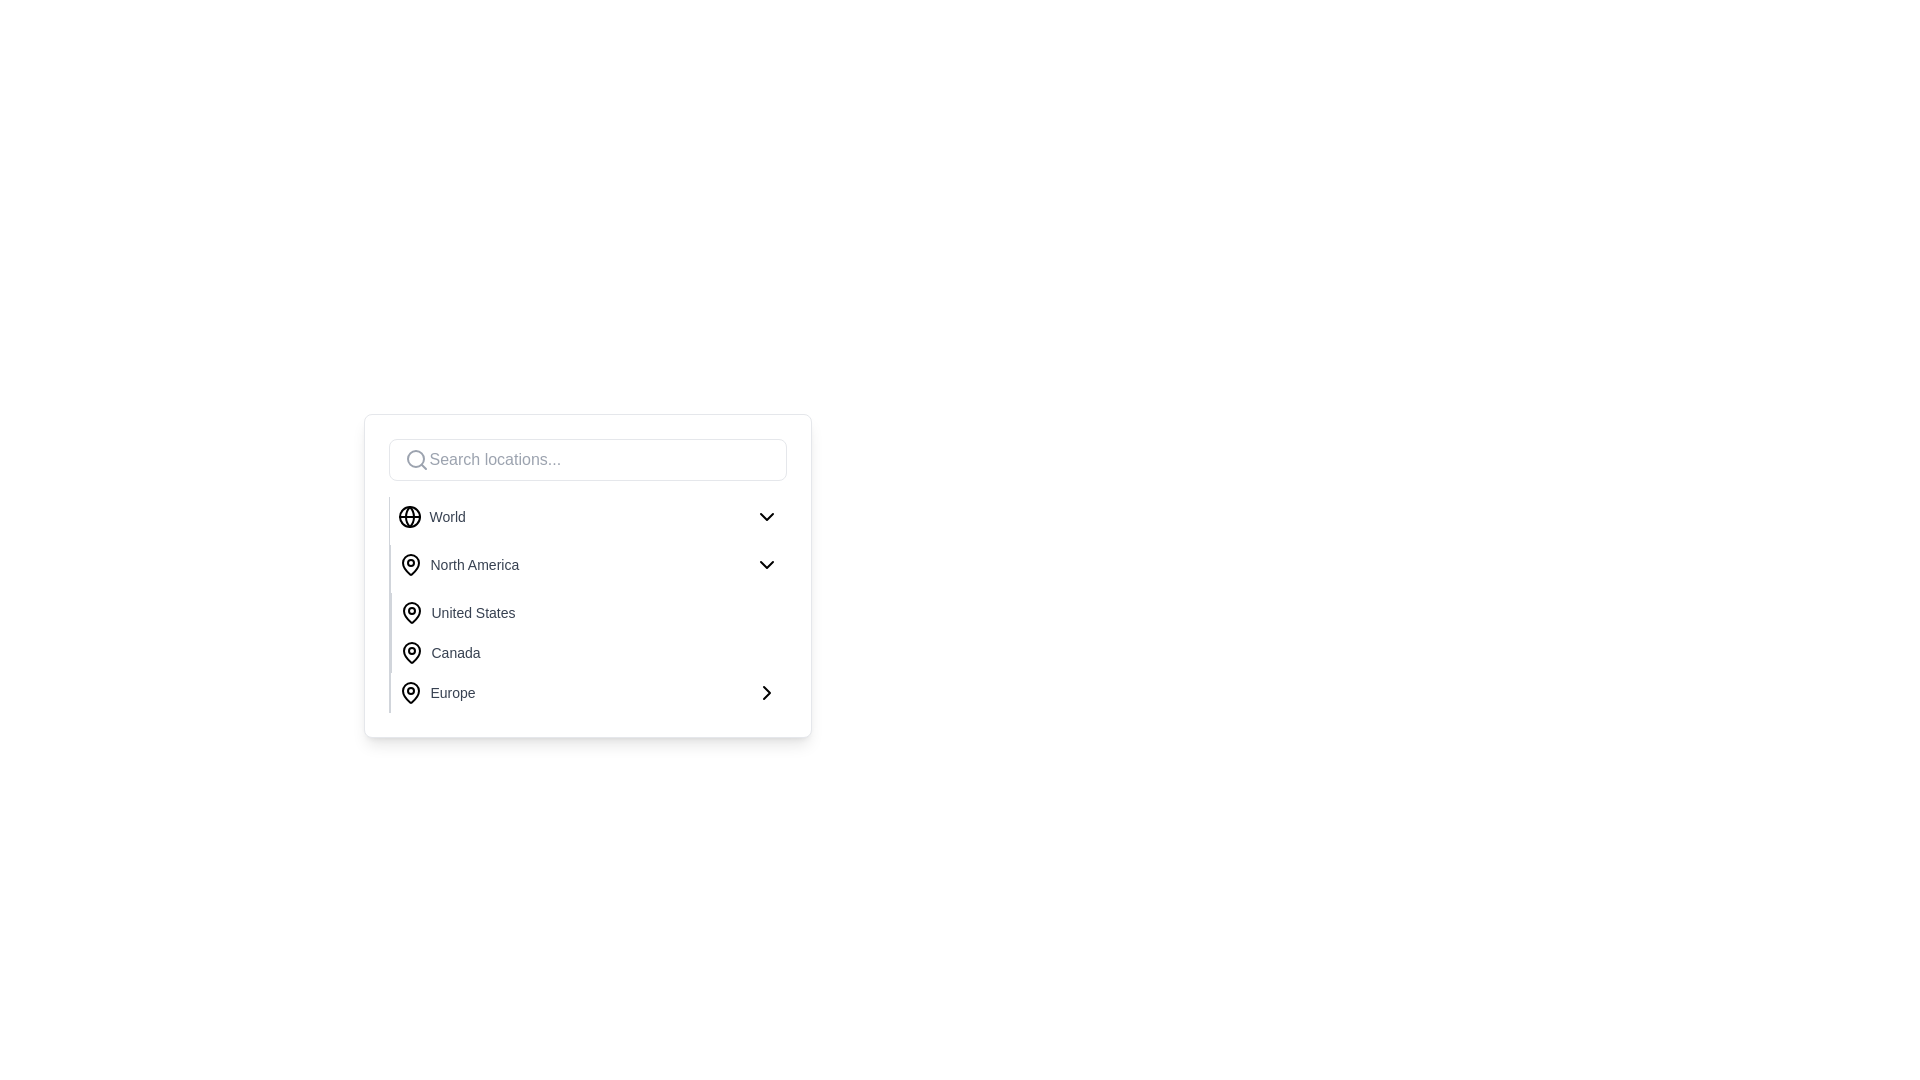  What do you see at coordinates (408, 515) in the screenshot?
I see `globe icon located at the top-left corner of the options list, adjacent to the 'World' text, for details` at bounding box center [408, 515].